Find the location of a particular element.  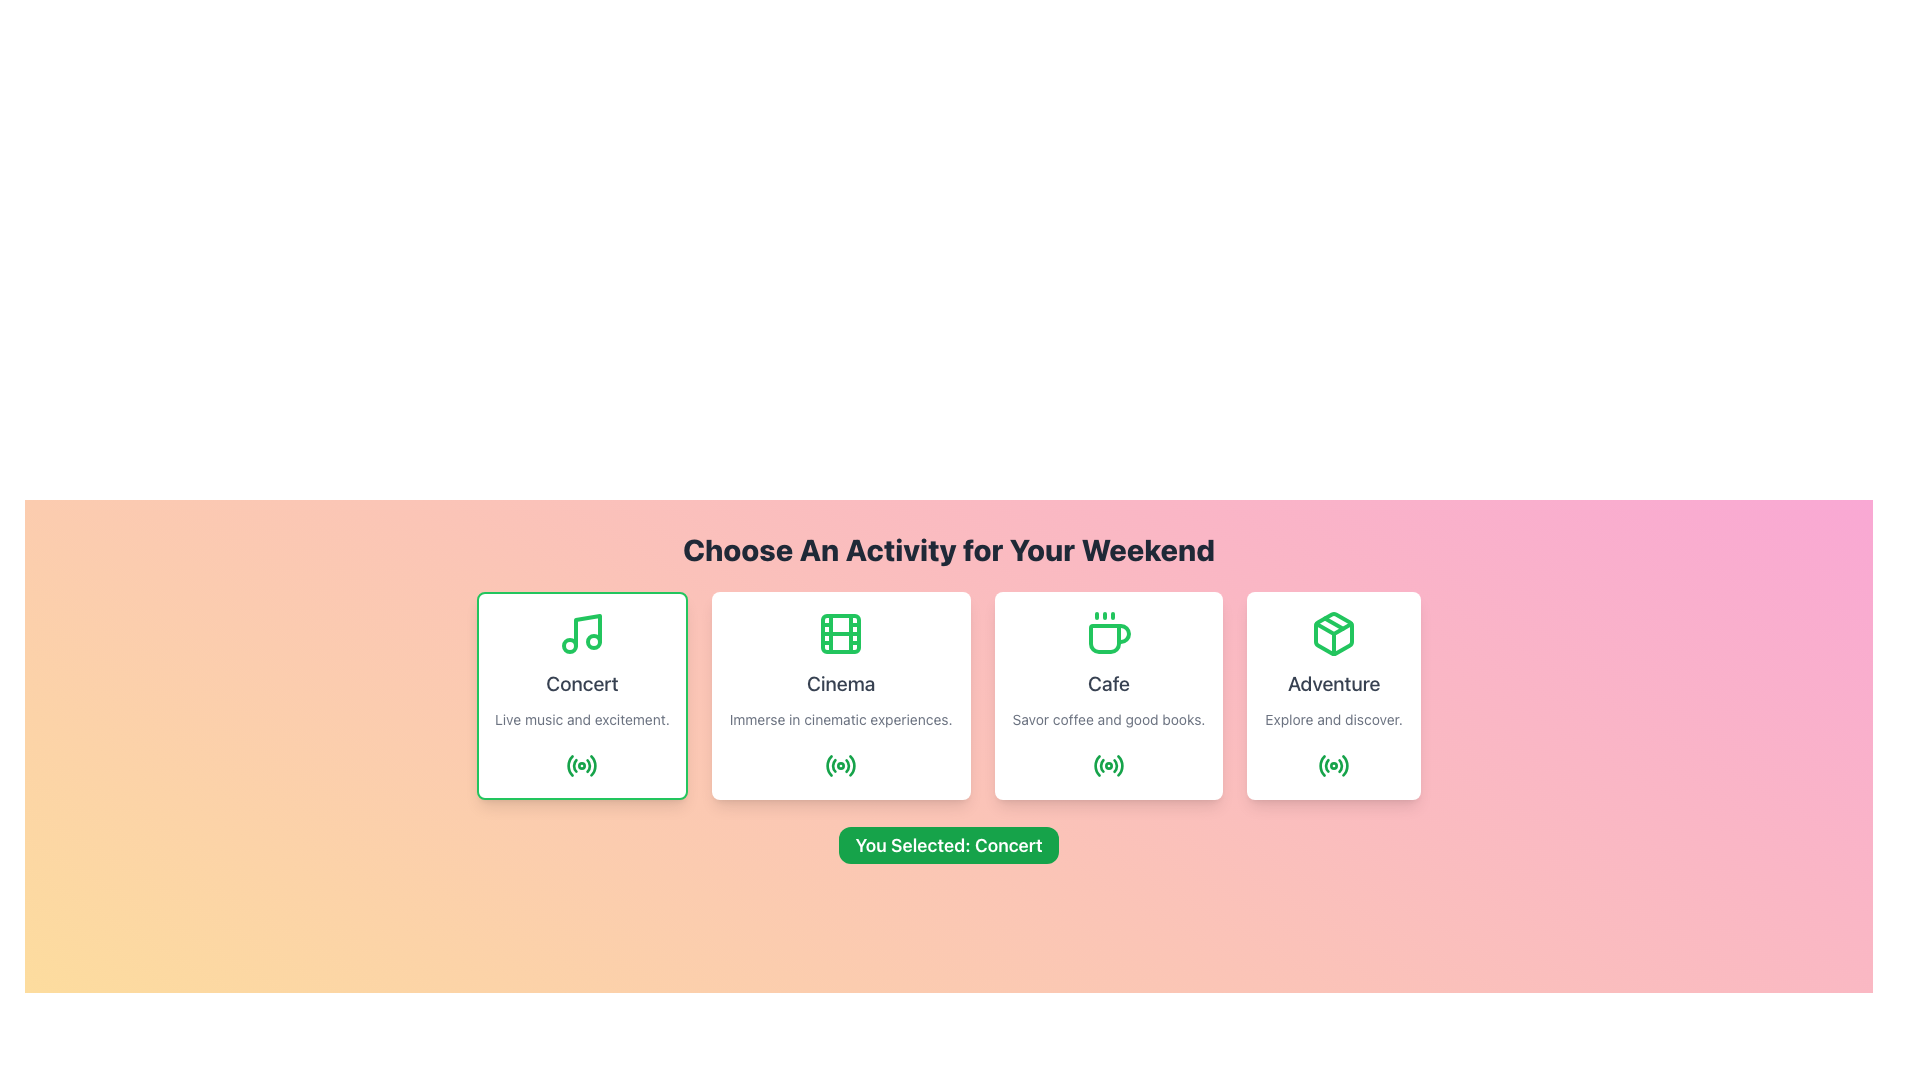

the musical note icon with a vertical stem located on the Concert card, which is the leftmost card in a row of four activity options is located at coordinates (587, 631).